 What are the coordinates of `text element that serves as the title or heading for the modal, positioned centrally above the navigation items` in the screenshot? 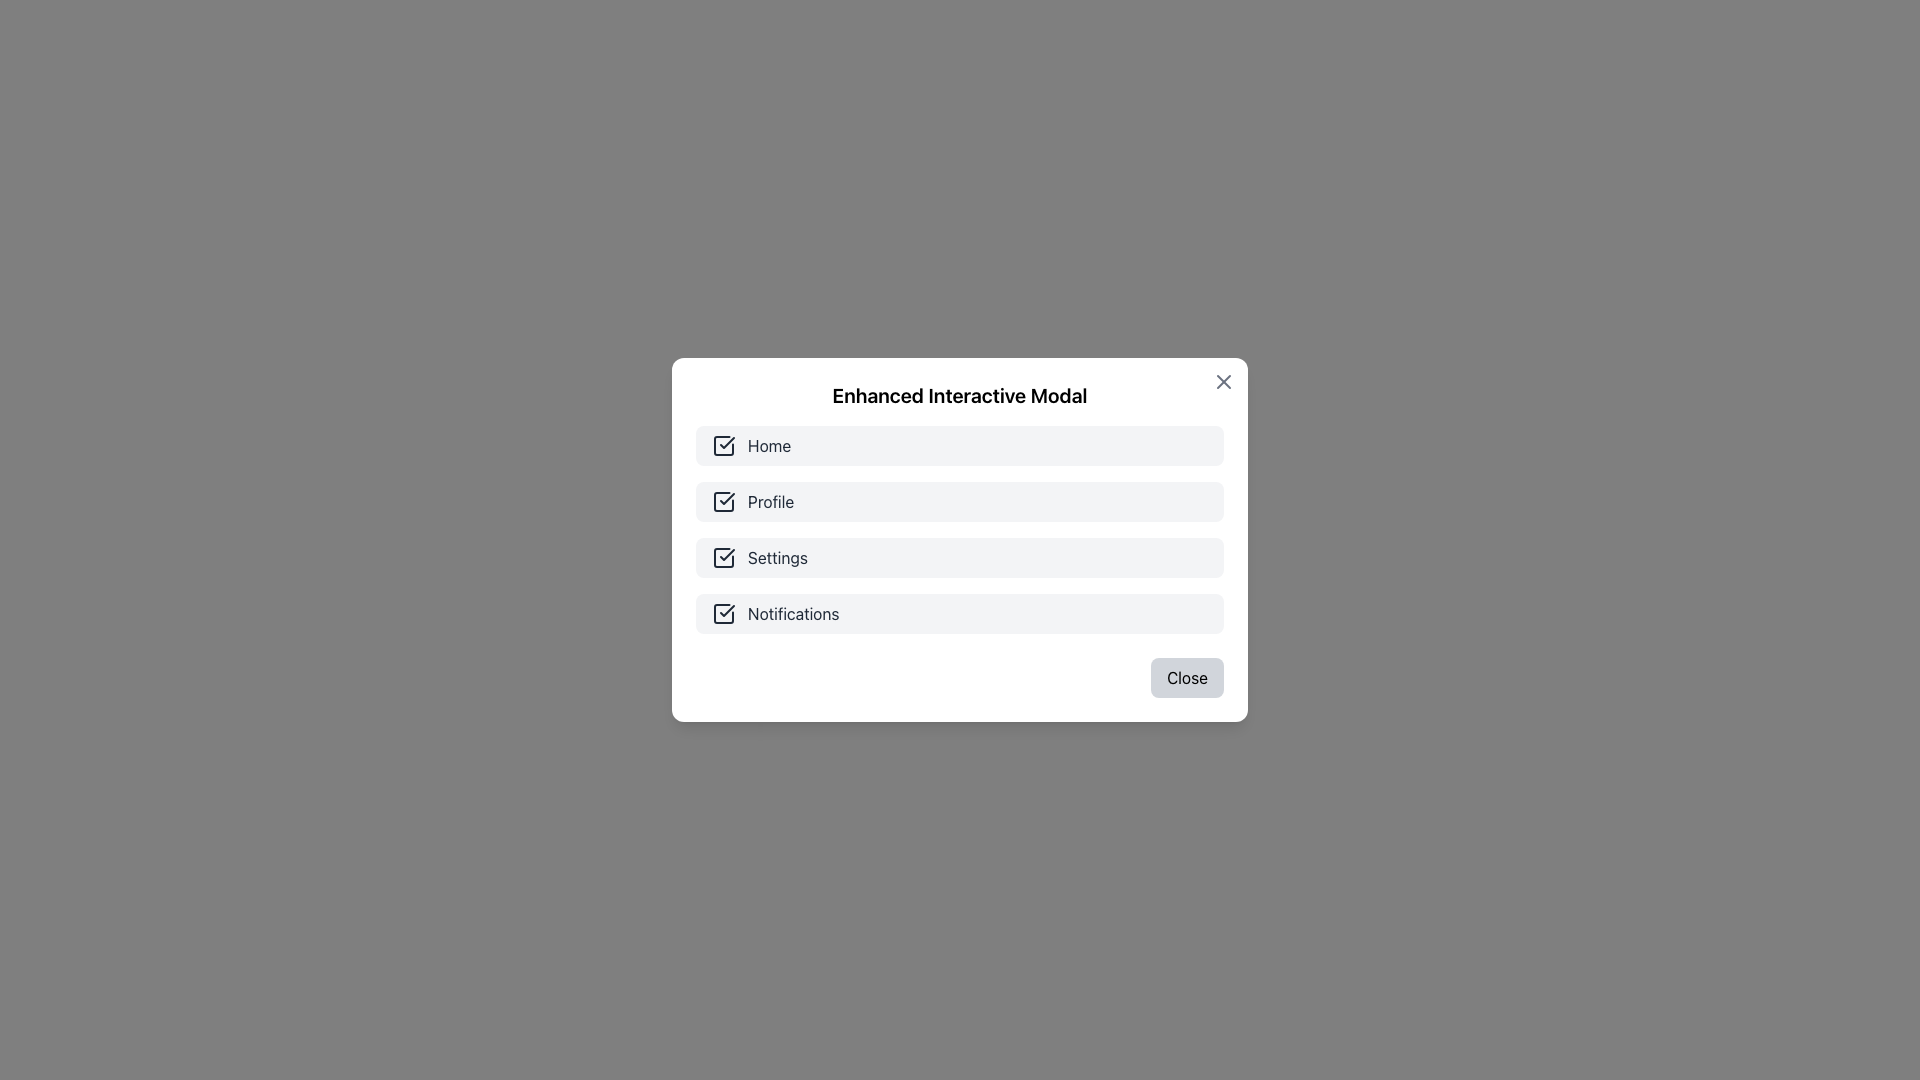 It's located at (960, 396).